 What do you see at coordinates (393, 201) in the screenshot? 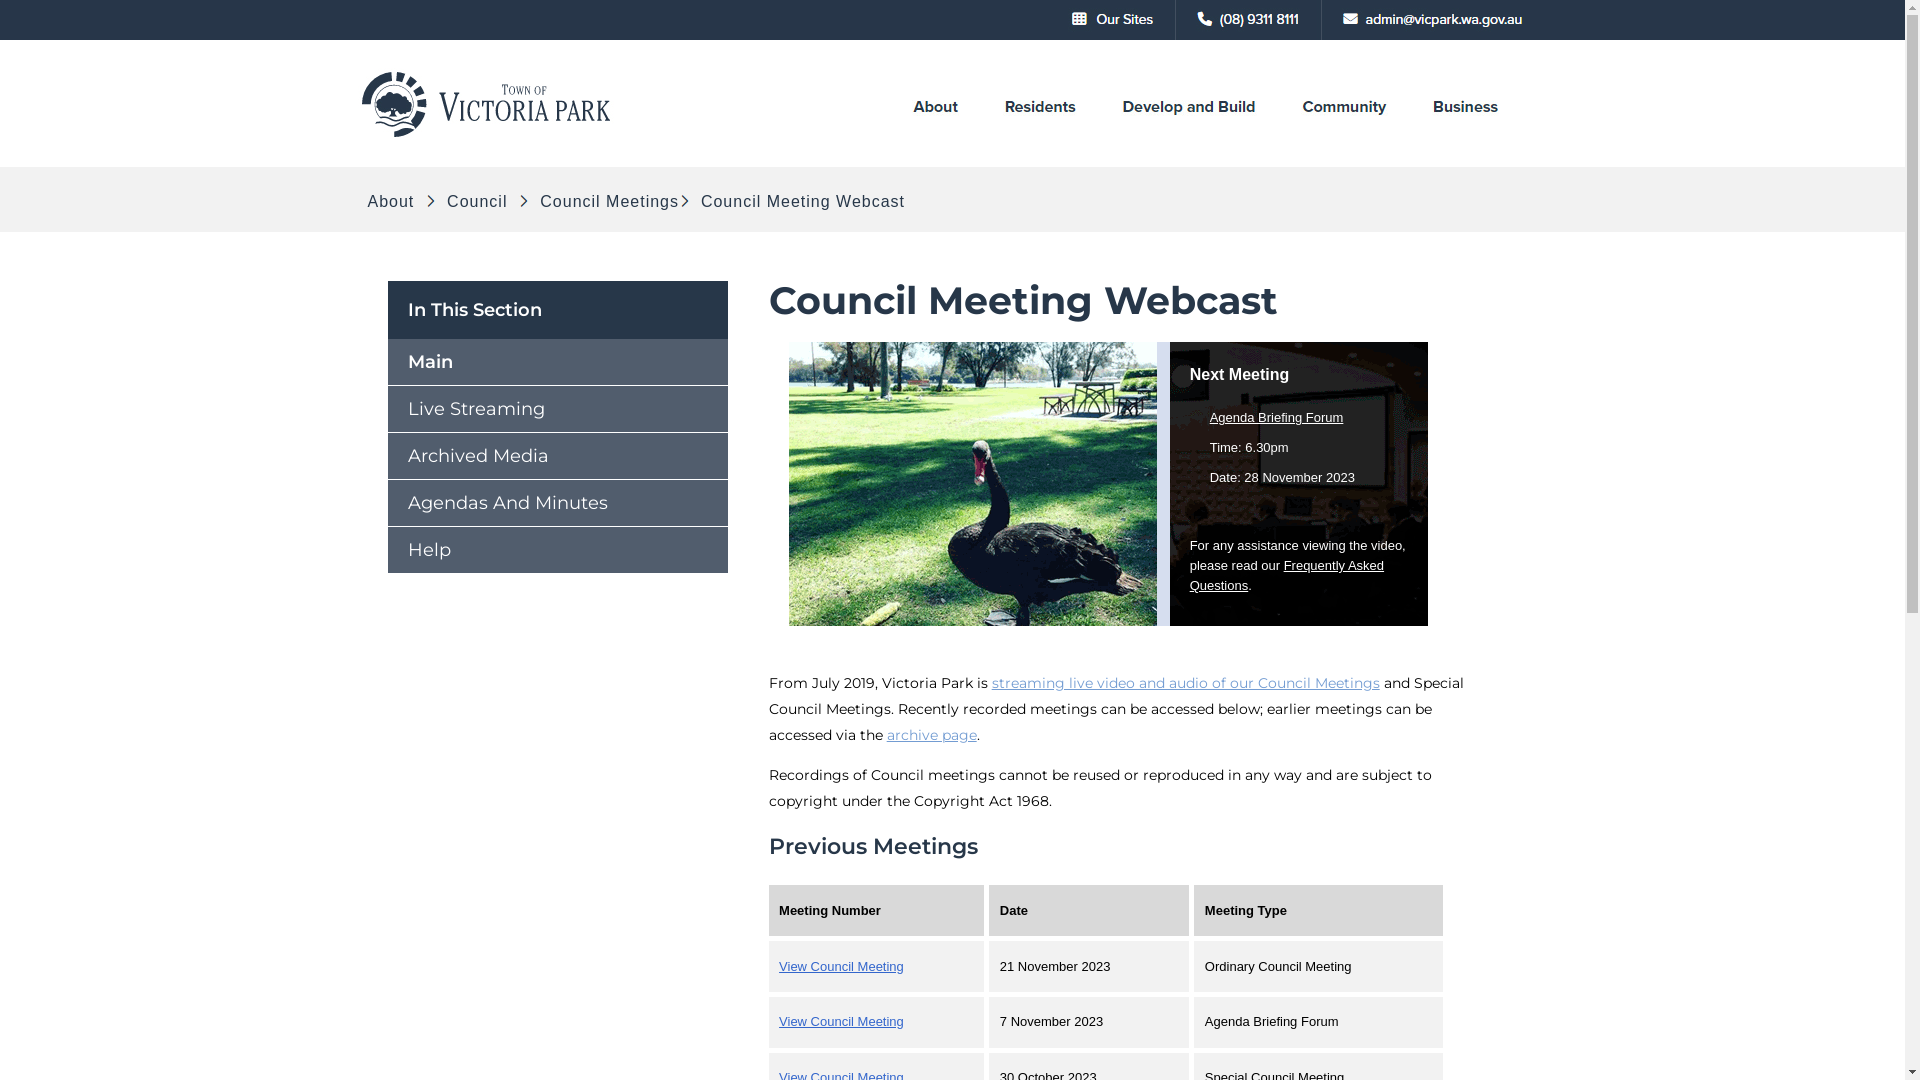
I see `'About'` at bounding box center [393, 201].